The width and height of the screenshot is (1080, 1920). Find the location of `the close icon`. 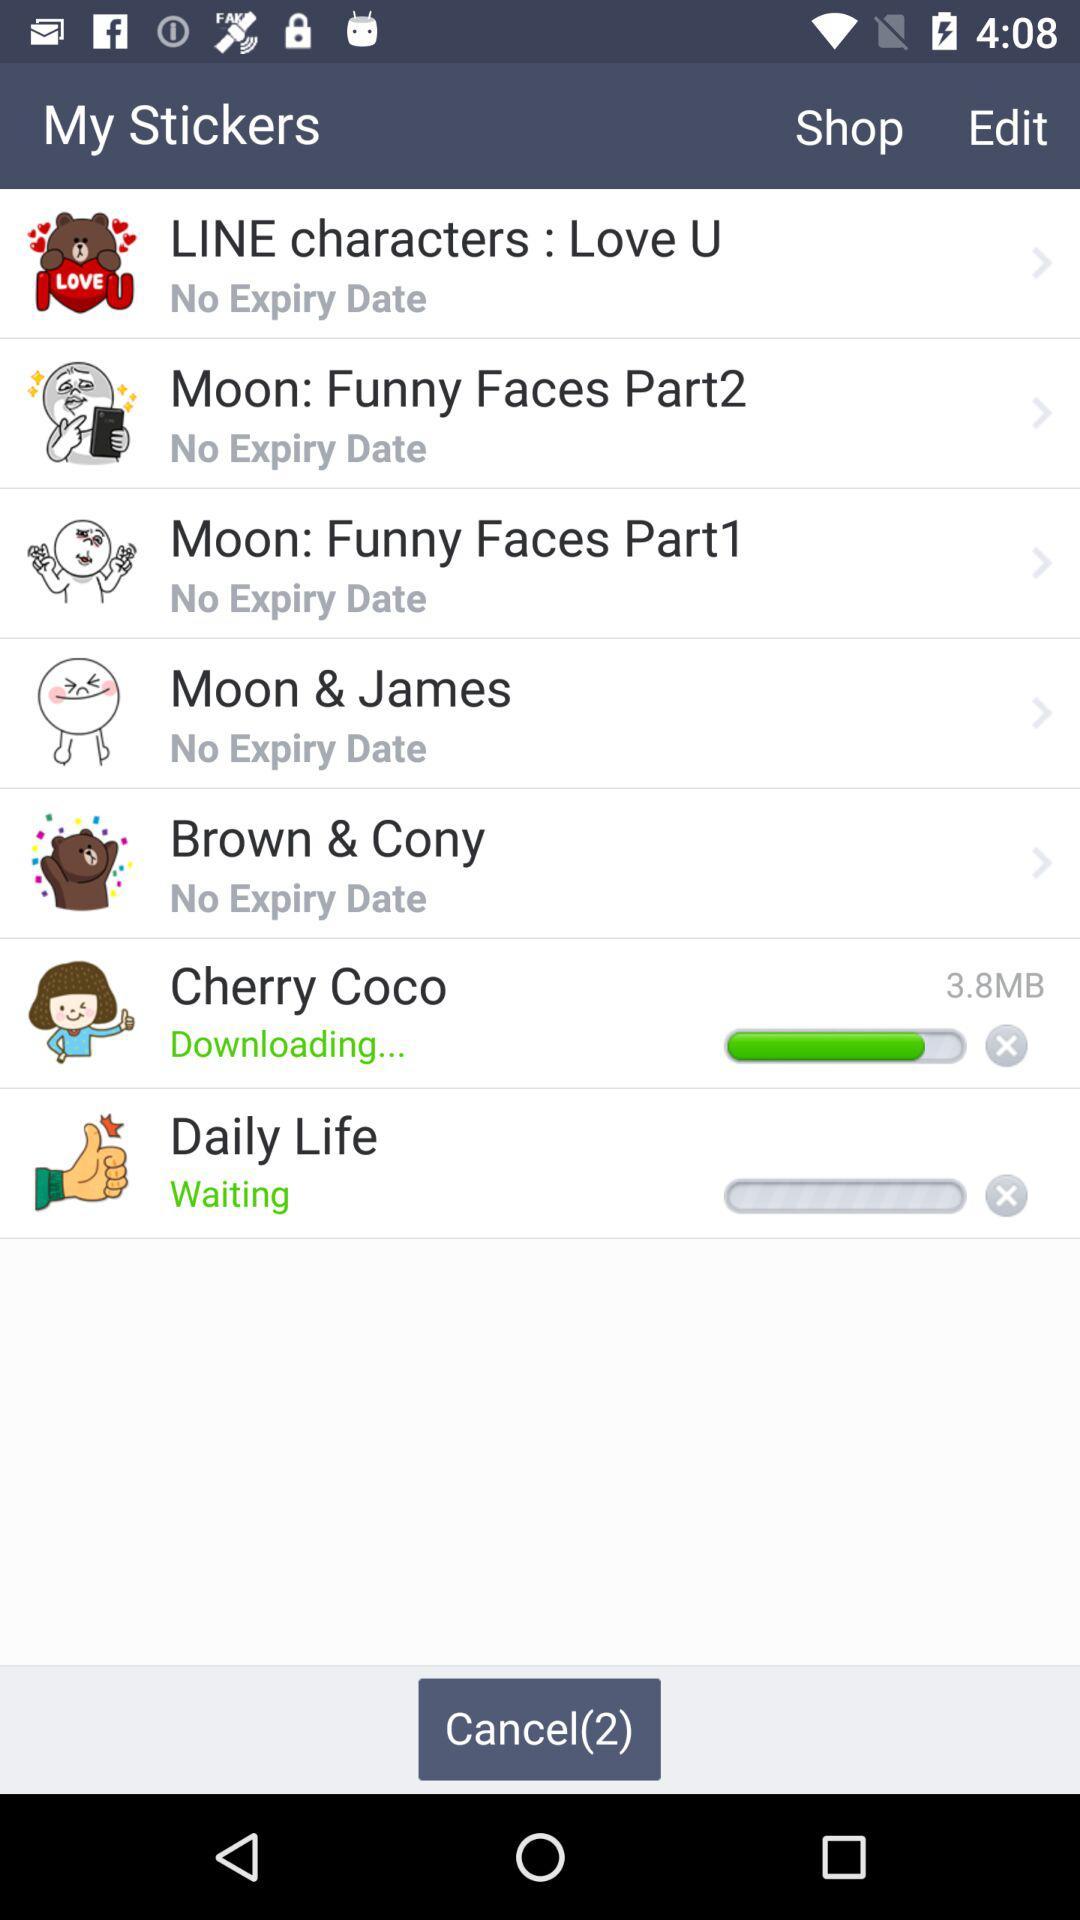

the close icon is located at coordinates (1006, 1046).